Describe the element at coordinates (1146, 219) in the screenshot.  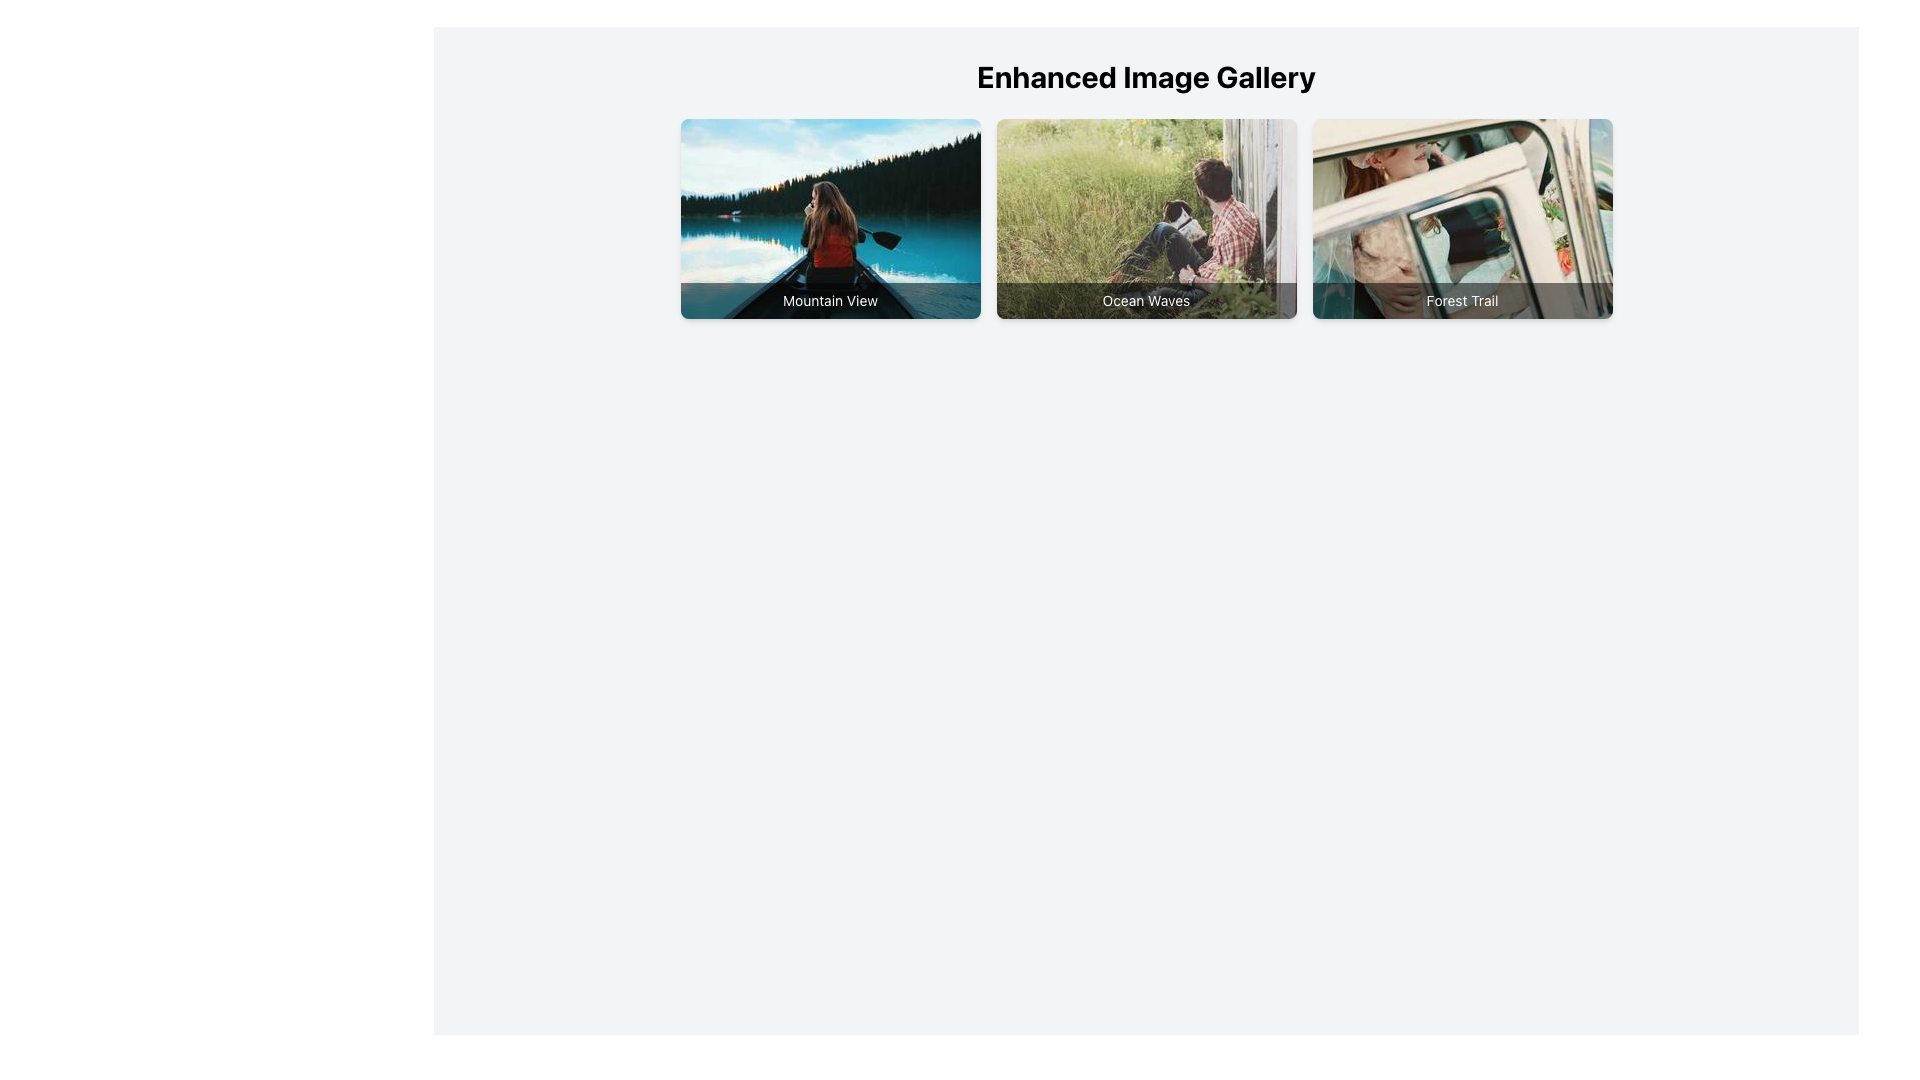
I see `the second Image Card labeled 'Ocean Waves', which is centrally positioned in the grid layout, flanked by 'Mountain View' and 'Forest Trail'` at that location.